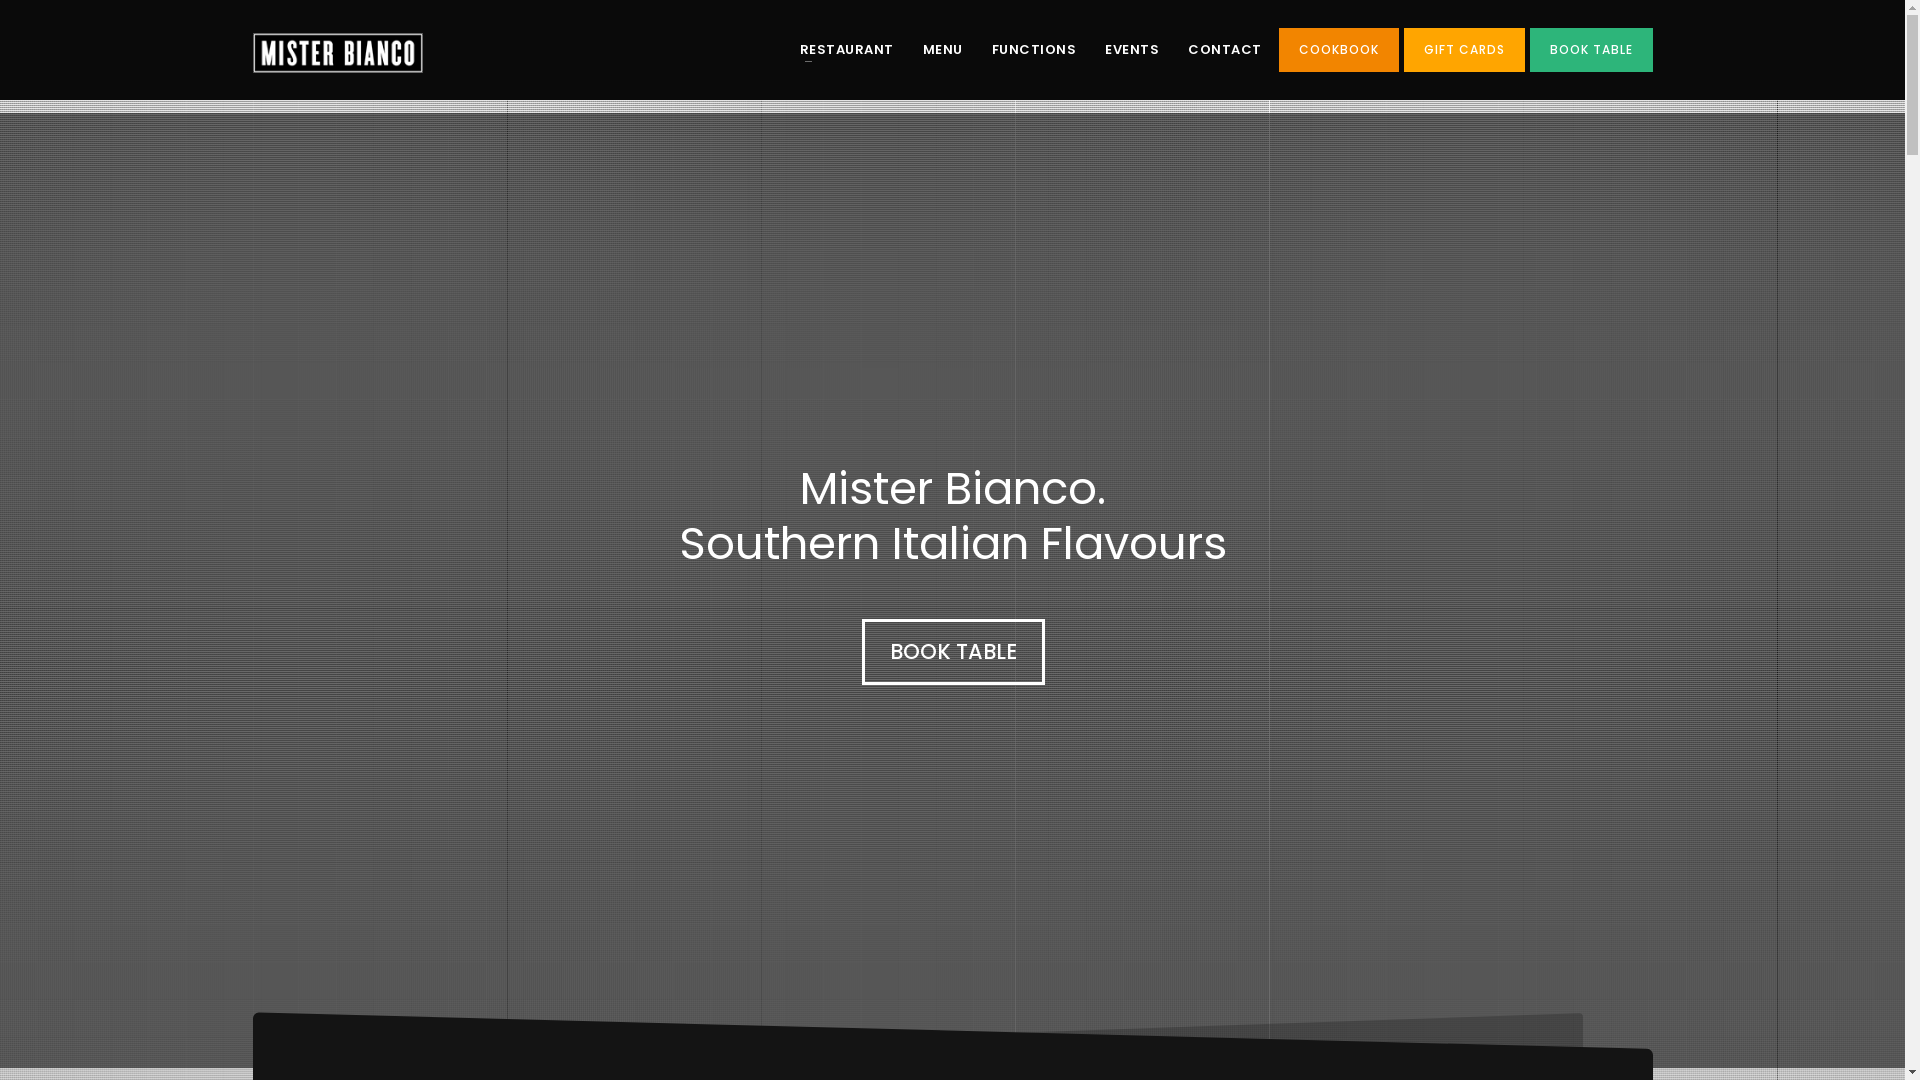  Describe the element at coordinates (1464, 49) in the screenshot. I see `'GIFT CARDS'` at that location.